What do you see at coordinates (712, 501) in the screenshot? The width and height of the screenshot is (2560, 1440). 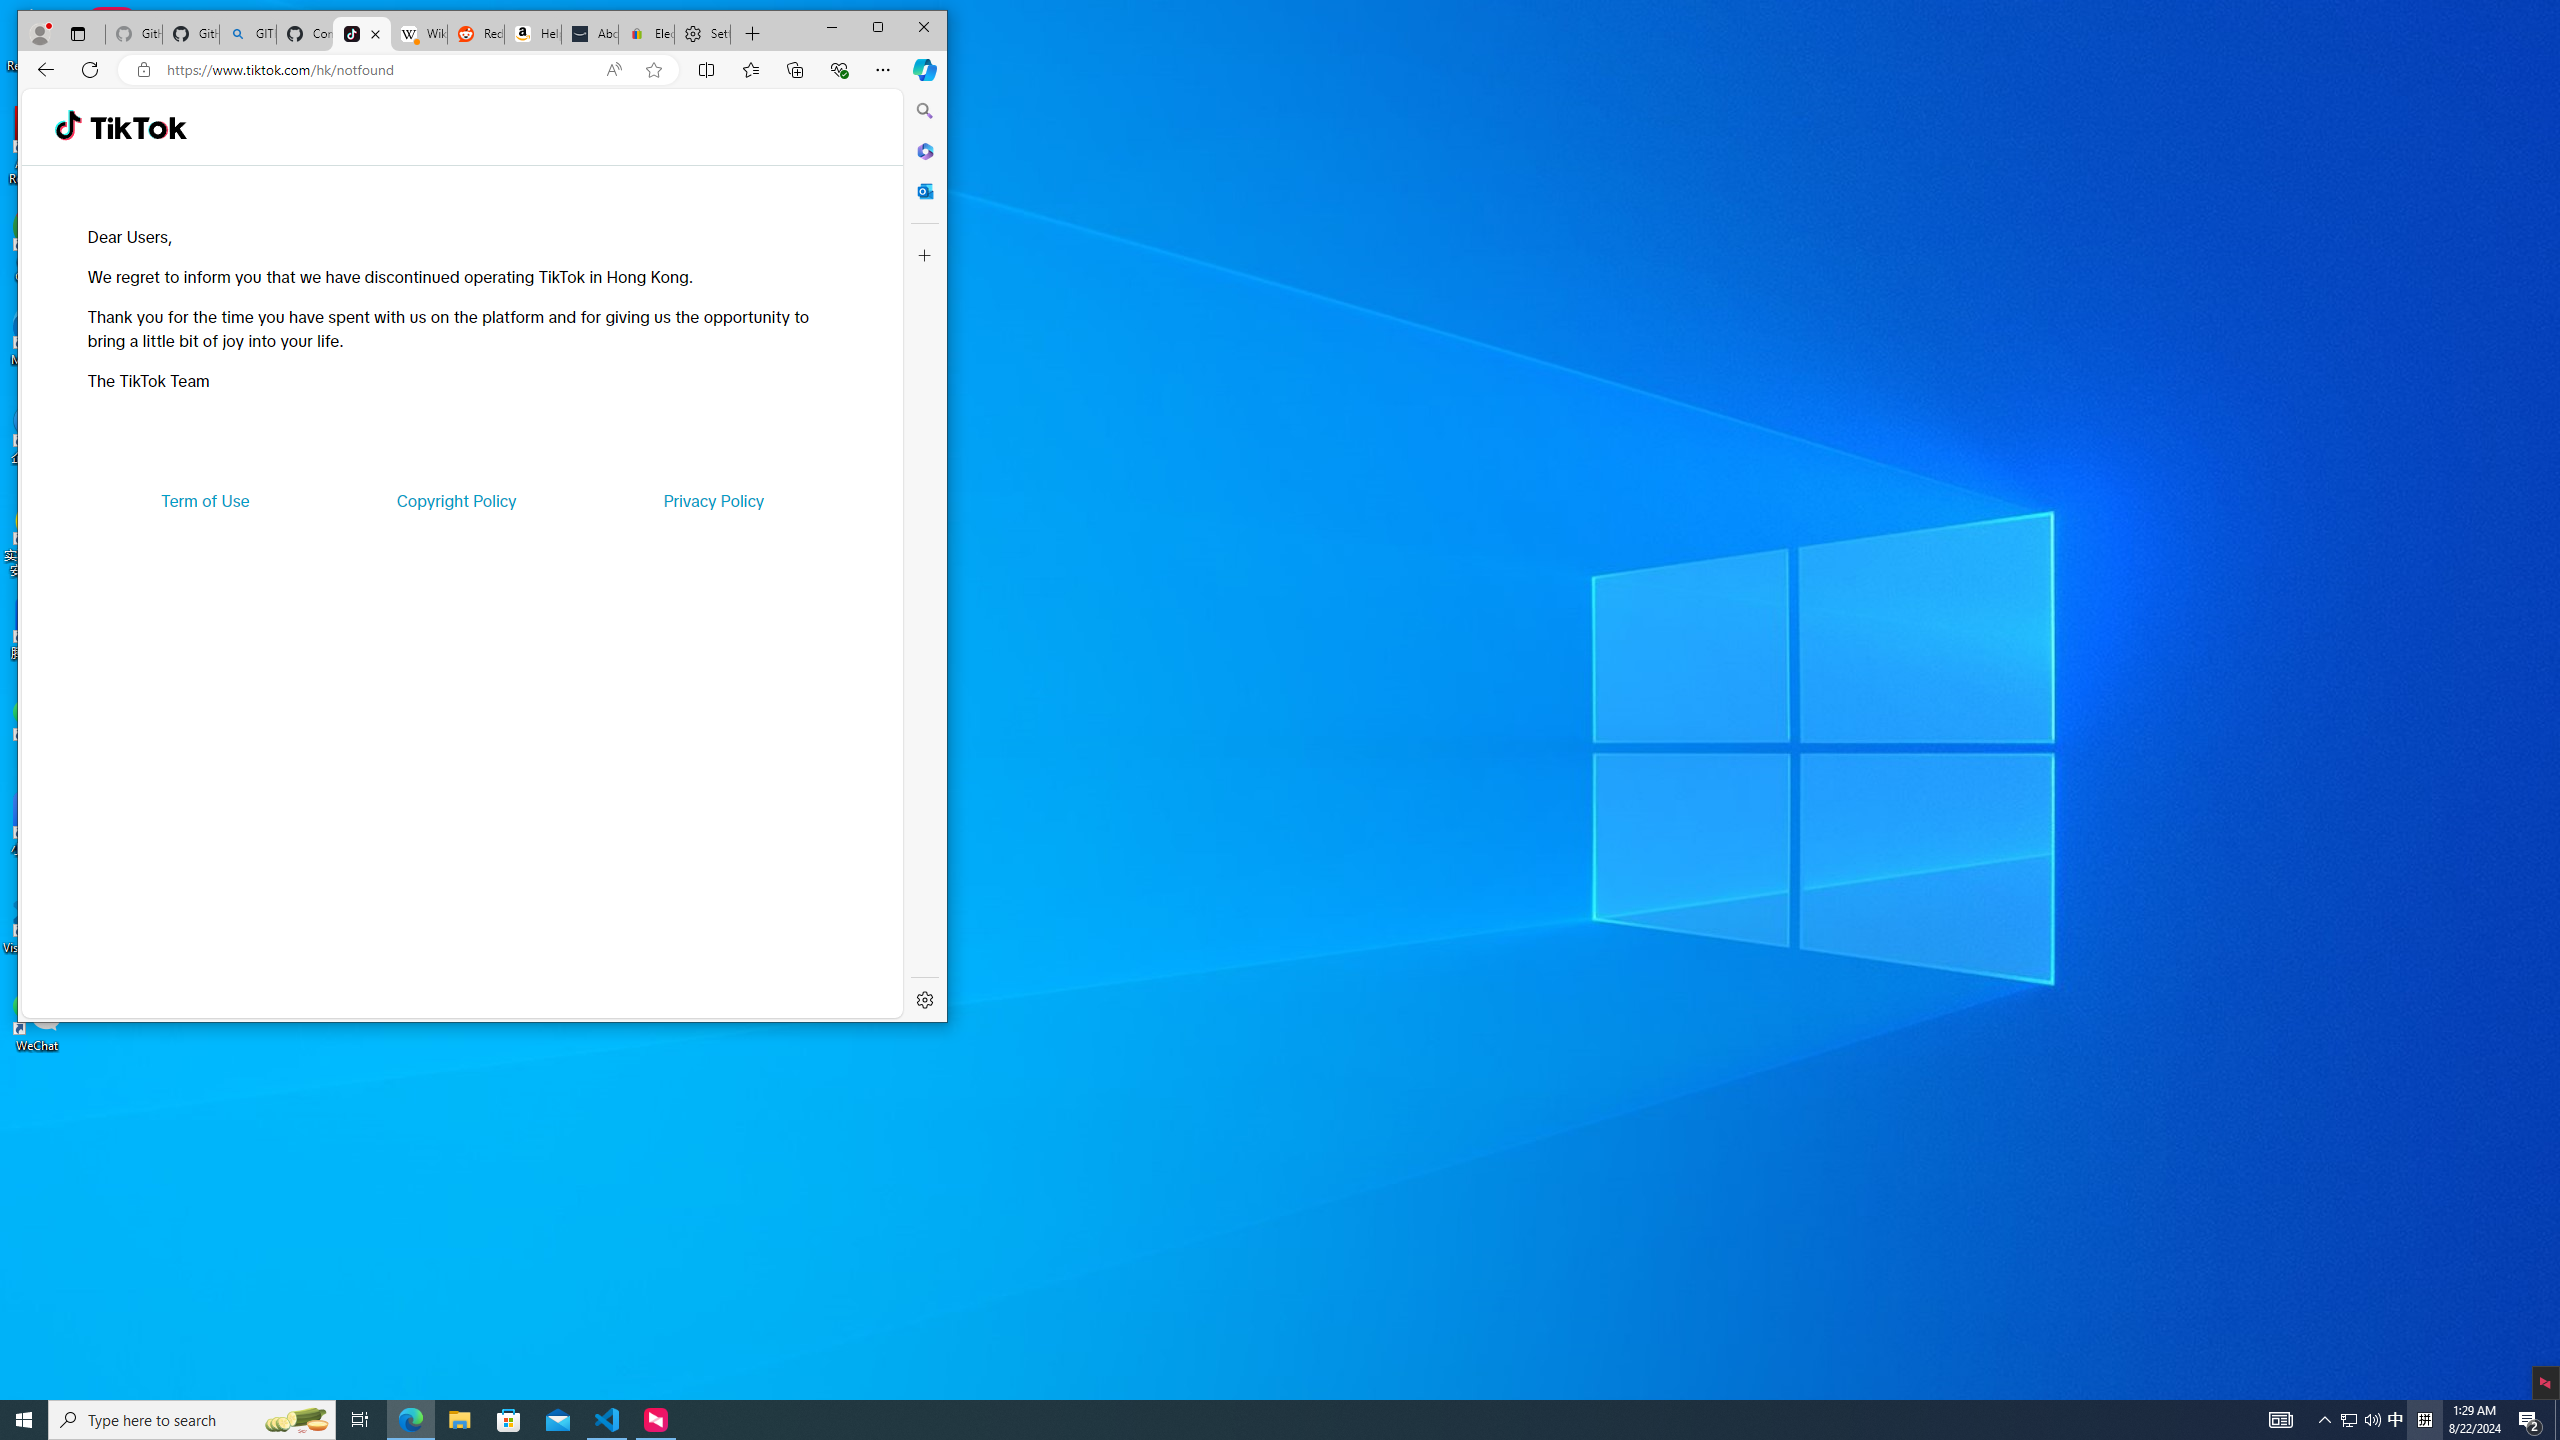 I see `'Privacy Policy'` at bounding box center [712, 501].